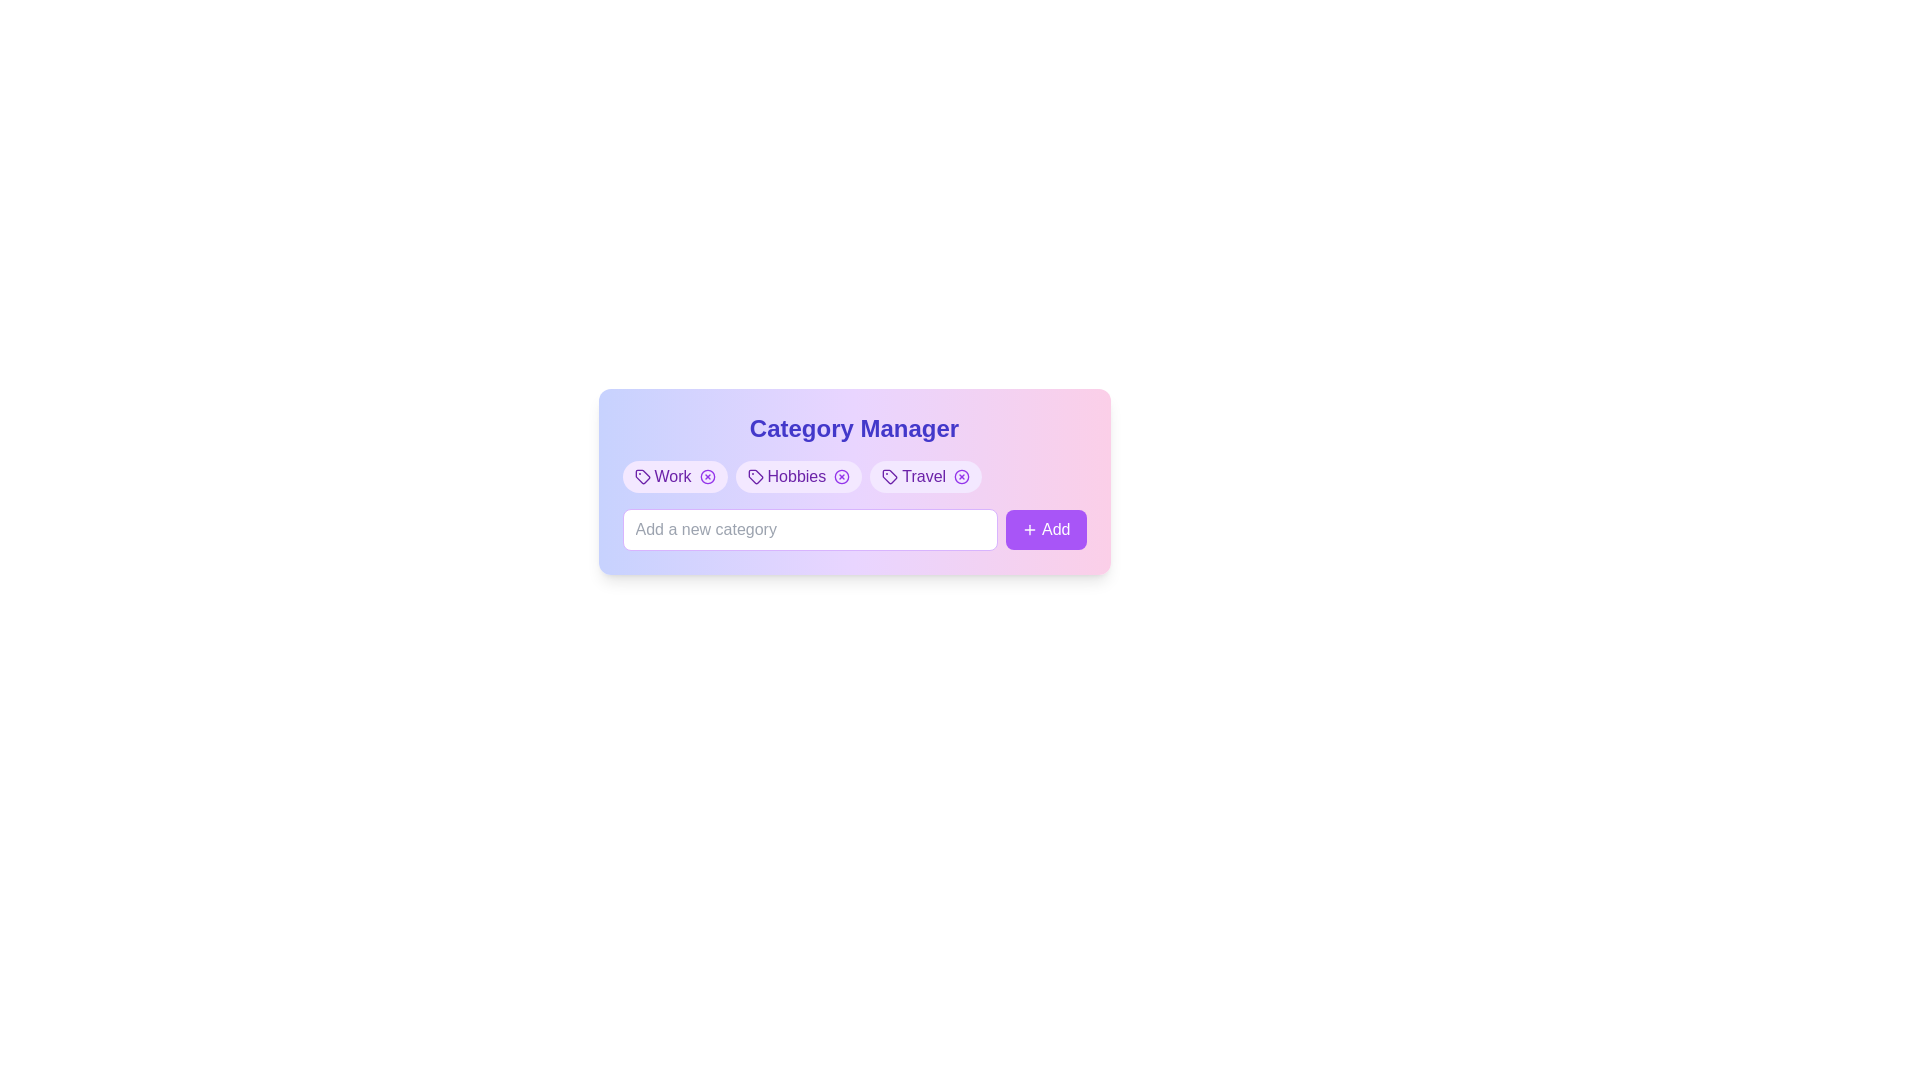  What do you see at coordinates (707, 477) in the screenshot?
I see `the Circular SVG element associated with the 'Work' category tag to gain more information` at bounding box center [707, 477].